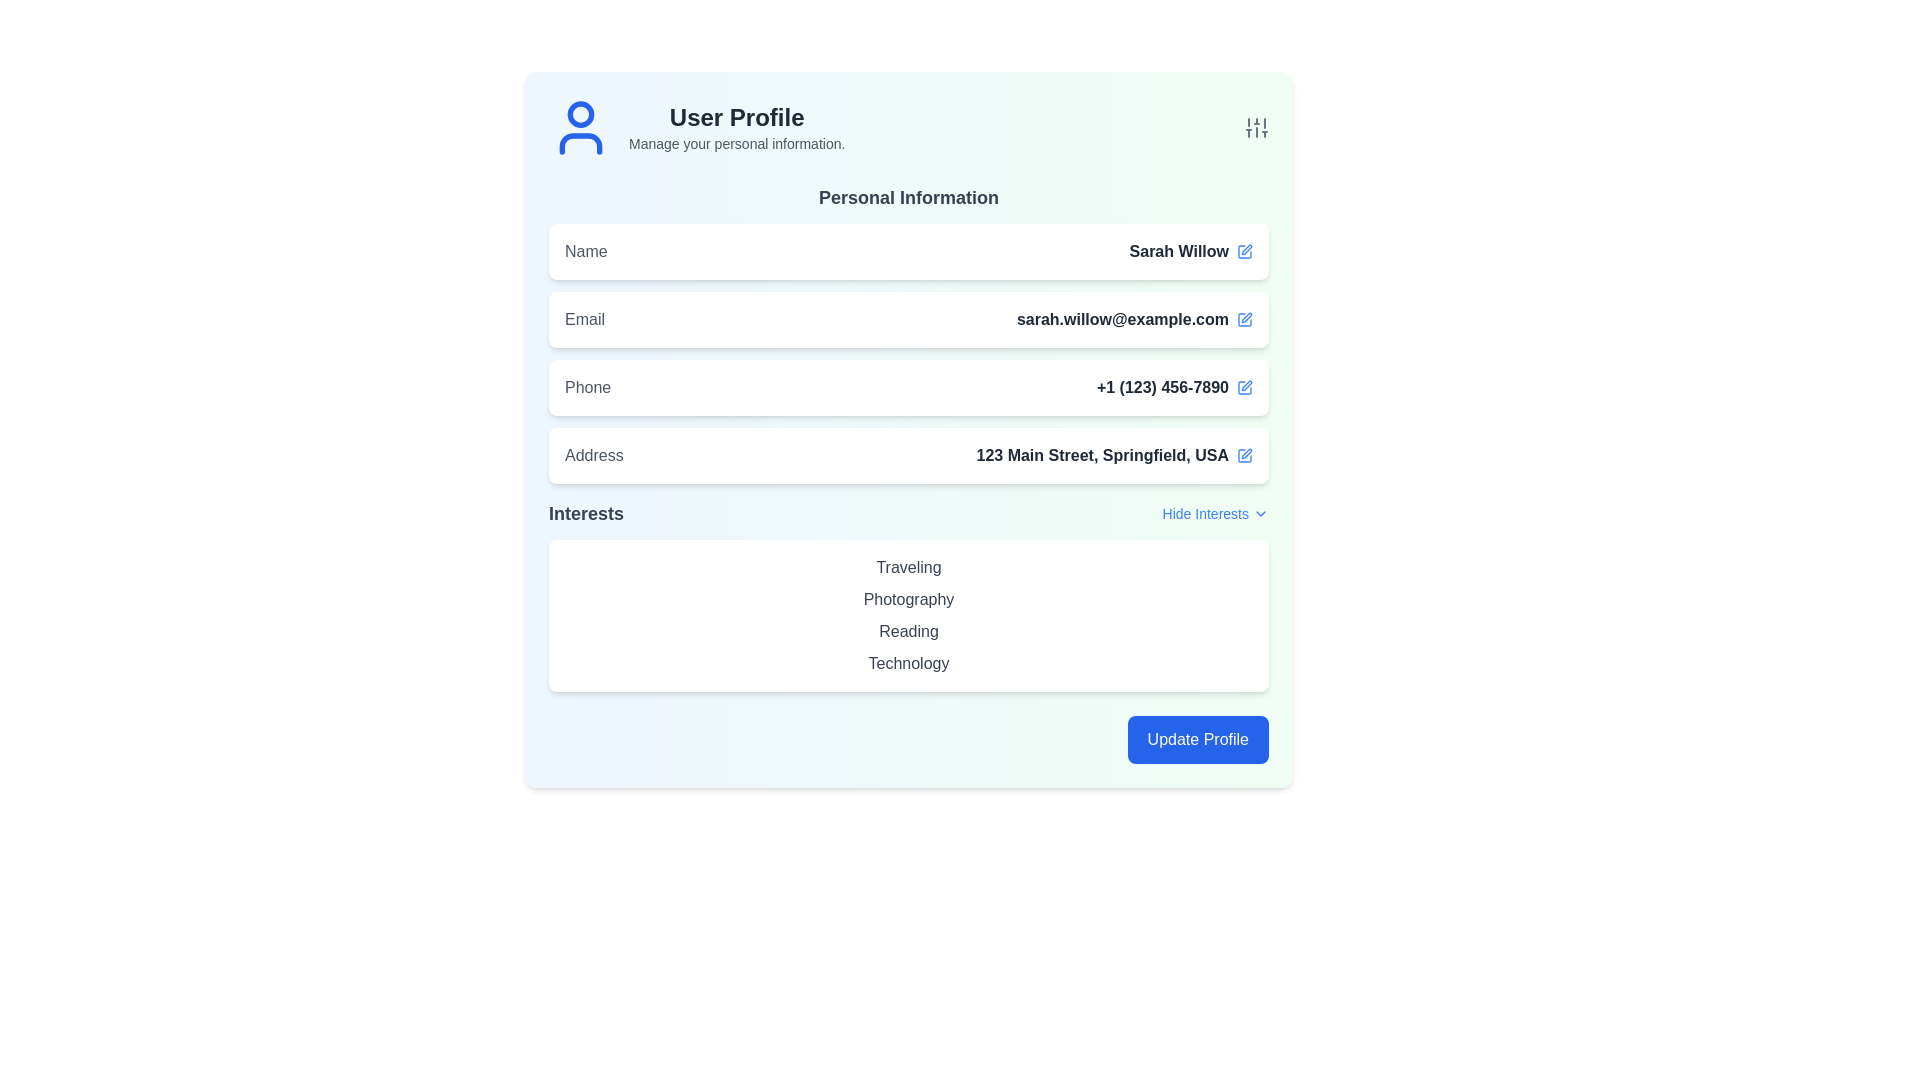 The width and height of the screenshot is (1920, 1080). Describe the element at coordinates (579, 127) in the screenshot. I see `the user avatar icon, which is an SVG representation with a blue outline, located to the left of the 'User Profile' title in the top-left section of the profile interface` at that location.